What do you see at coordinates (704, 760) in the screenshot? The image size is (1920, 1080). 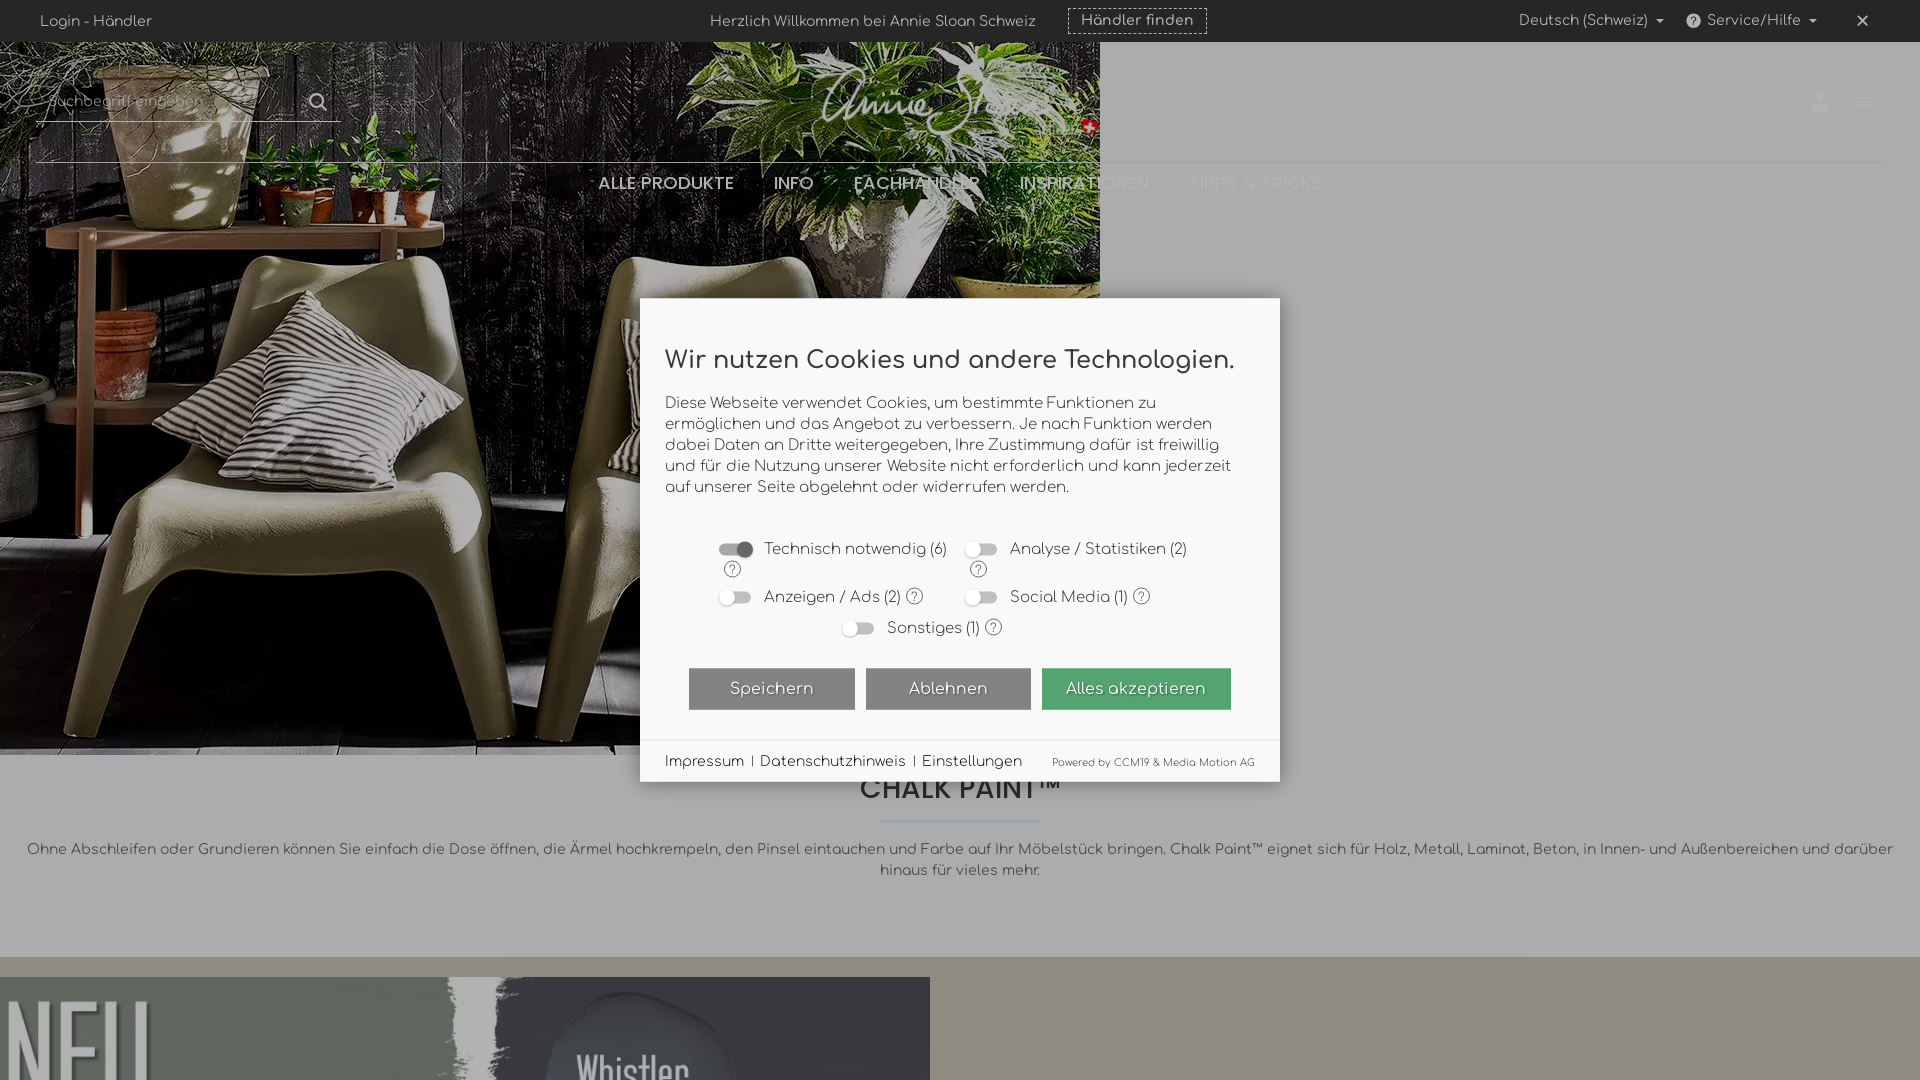 I see `'Impressum'` at bounding box center [704, 760].